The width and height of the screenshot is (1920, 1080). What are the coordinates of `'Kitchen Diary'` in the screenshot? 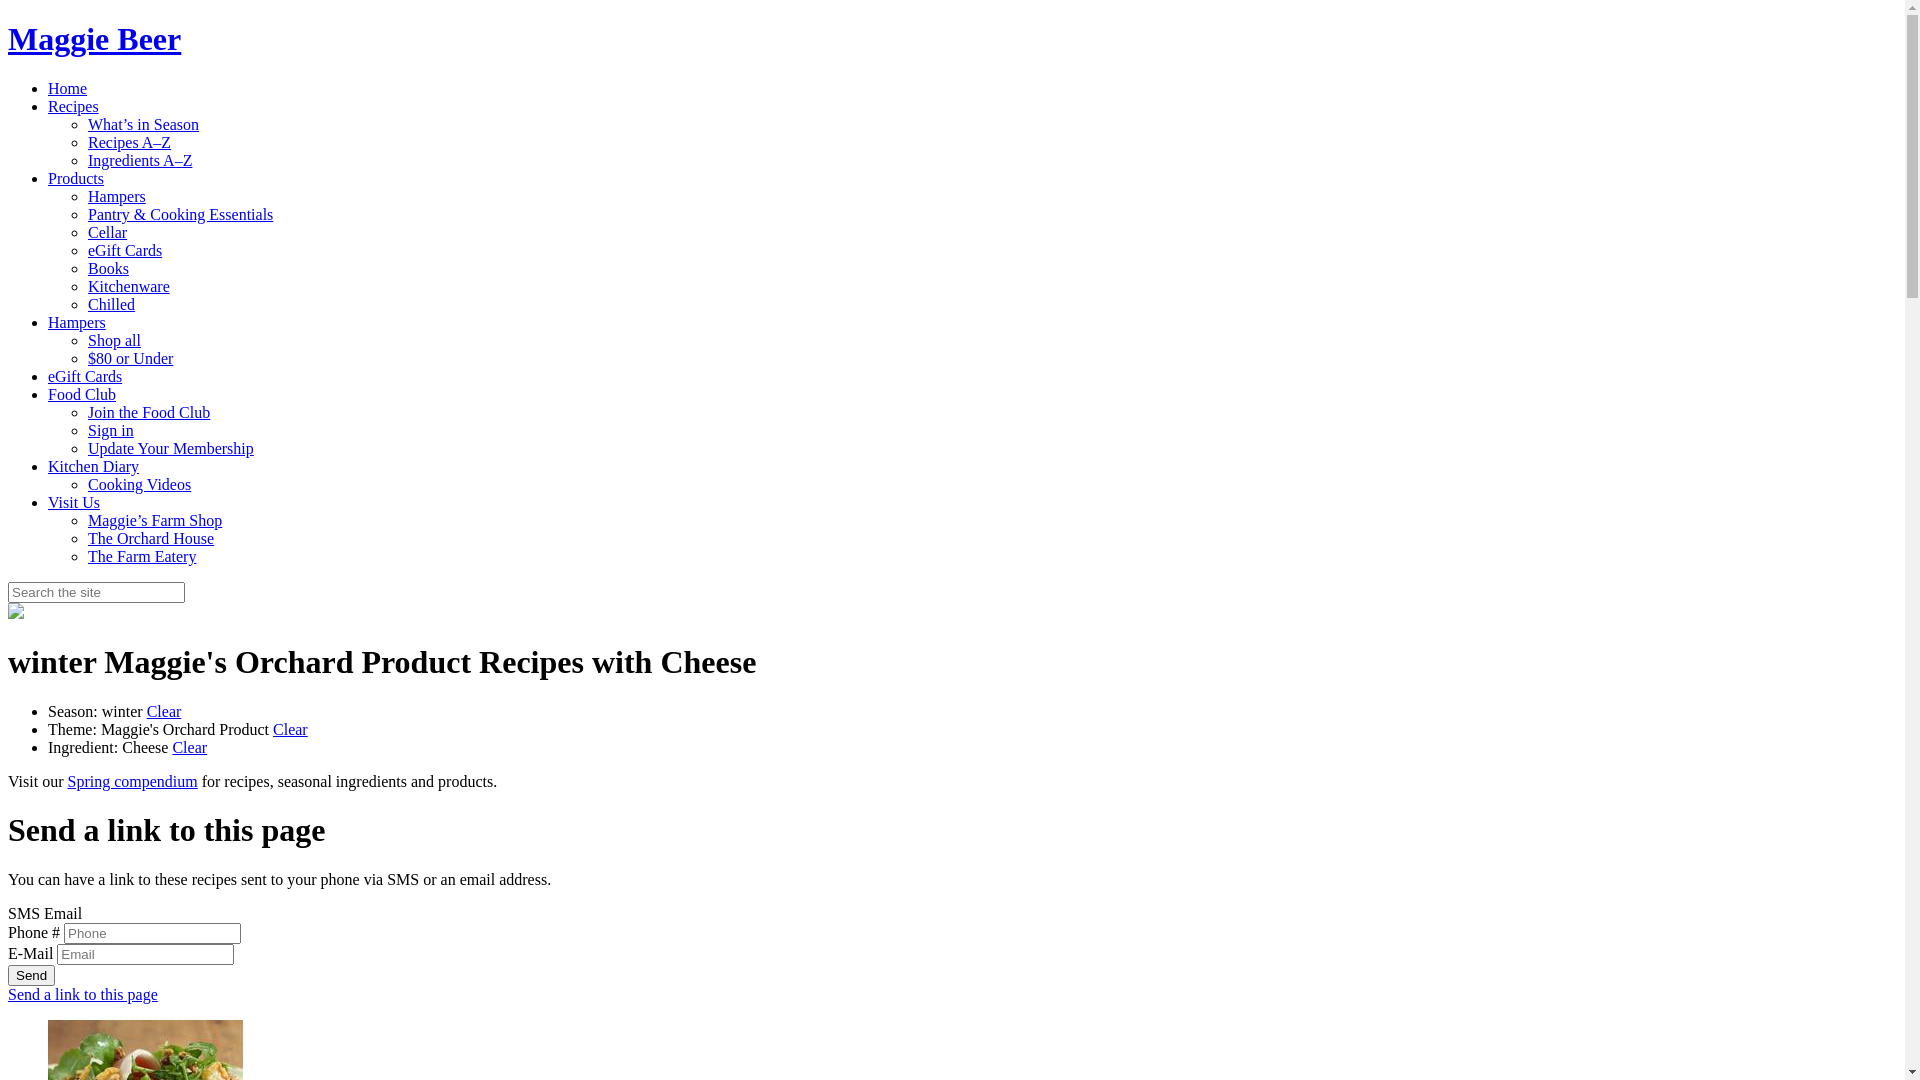 It's located at (92, 466).